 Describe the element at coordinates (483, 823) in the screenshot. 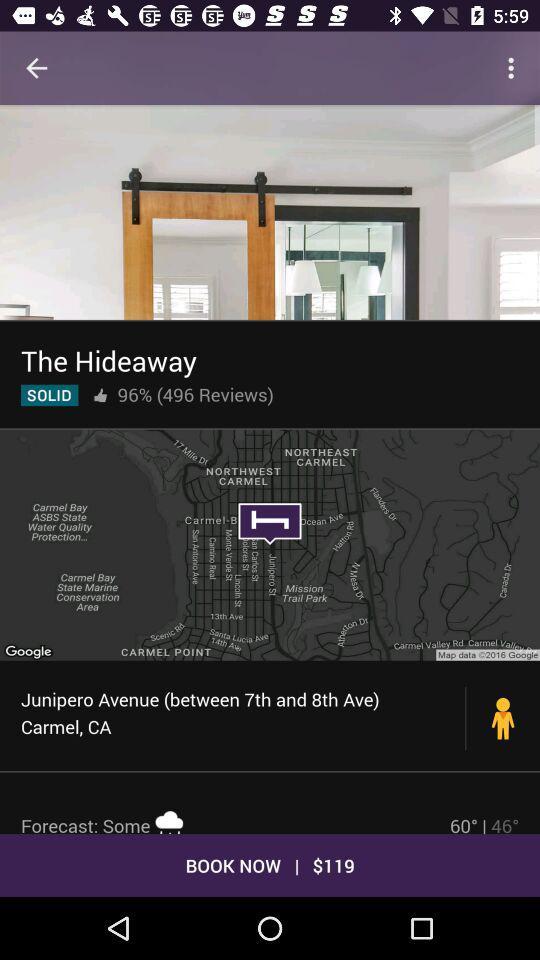

I see `the item to the right of the forecast: some   icon` at that location.